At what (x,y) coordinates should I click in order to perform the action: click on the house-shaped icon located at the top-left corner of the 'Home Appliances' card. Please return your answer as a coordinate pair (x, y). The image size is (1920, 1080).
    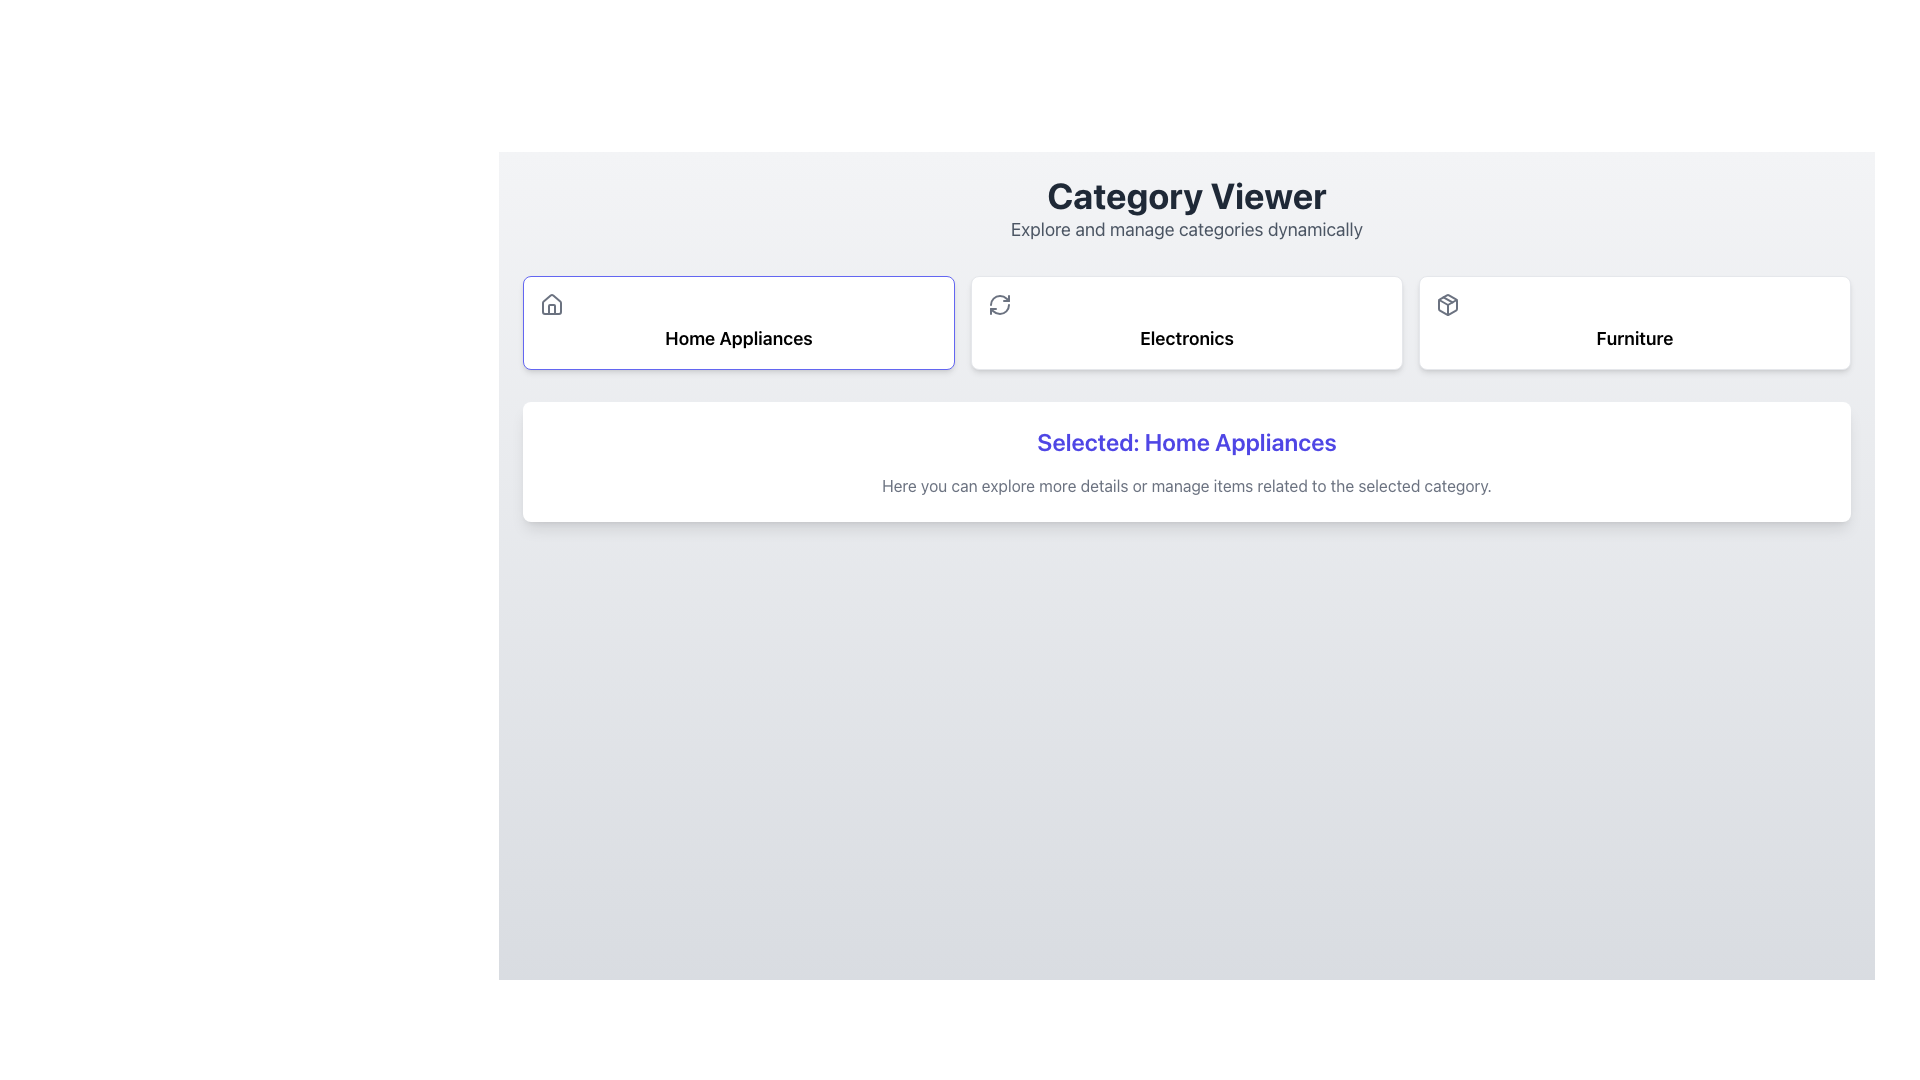
    Looking at the image, I should click on (552, 304).